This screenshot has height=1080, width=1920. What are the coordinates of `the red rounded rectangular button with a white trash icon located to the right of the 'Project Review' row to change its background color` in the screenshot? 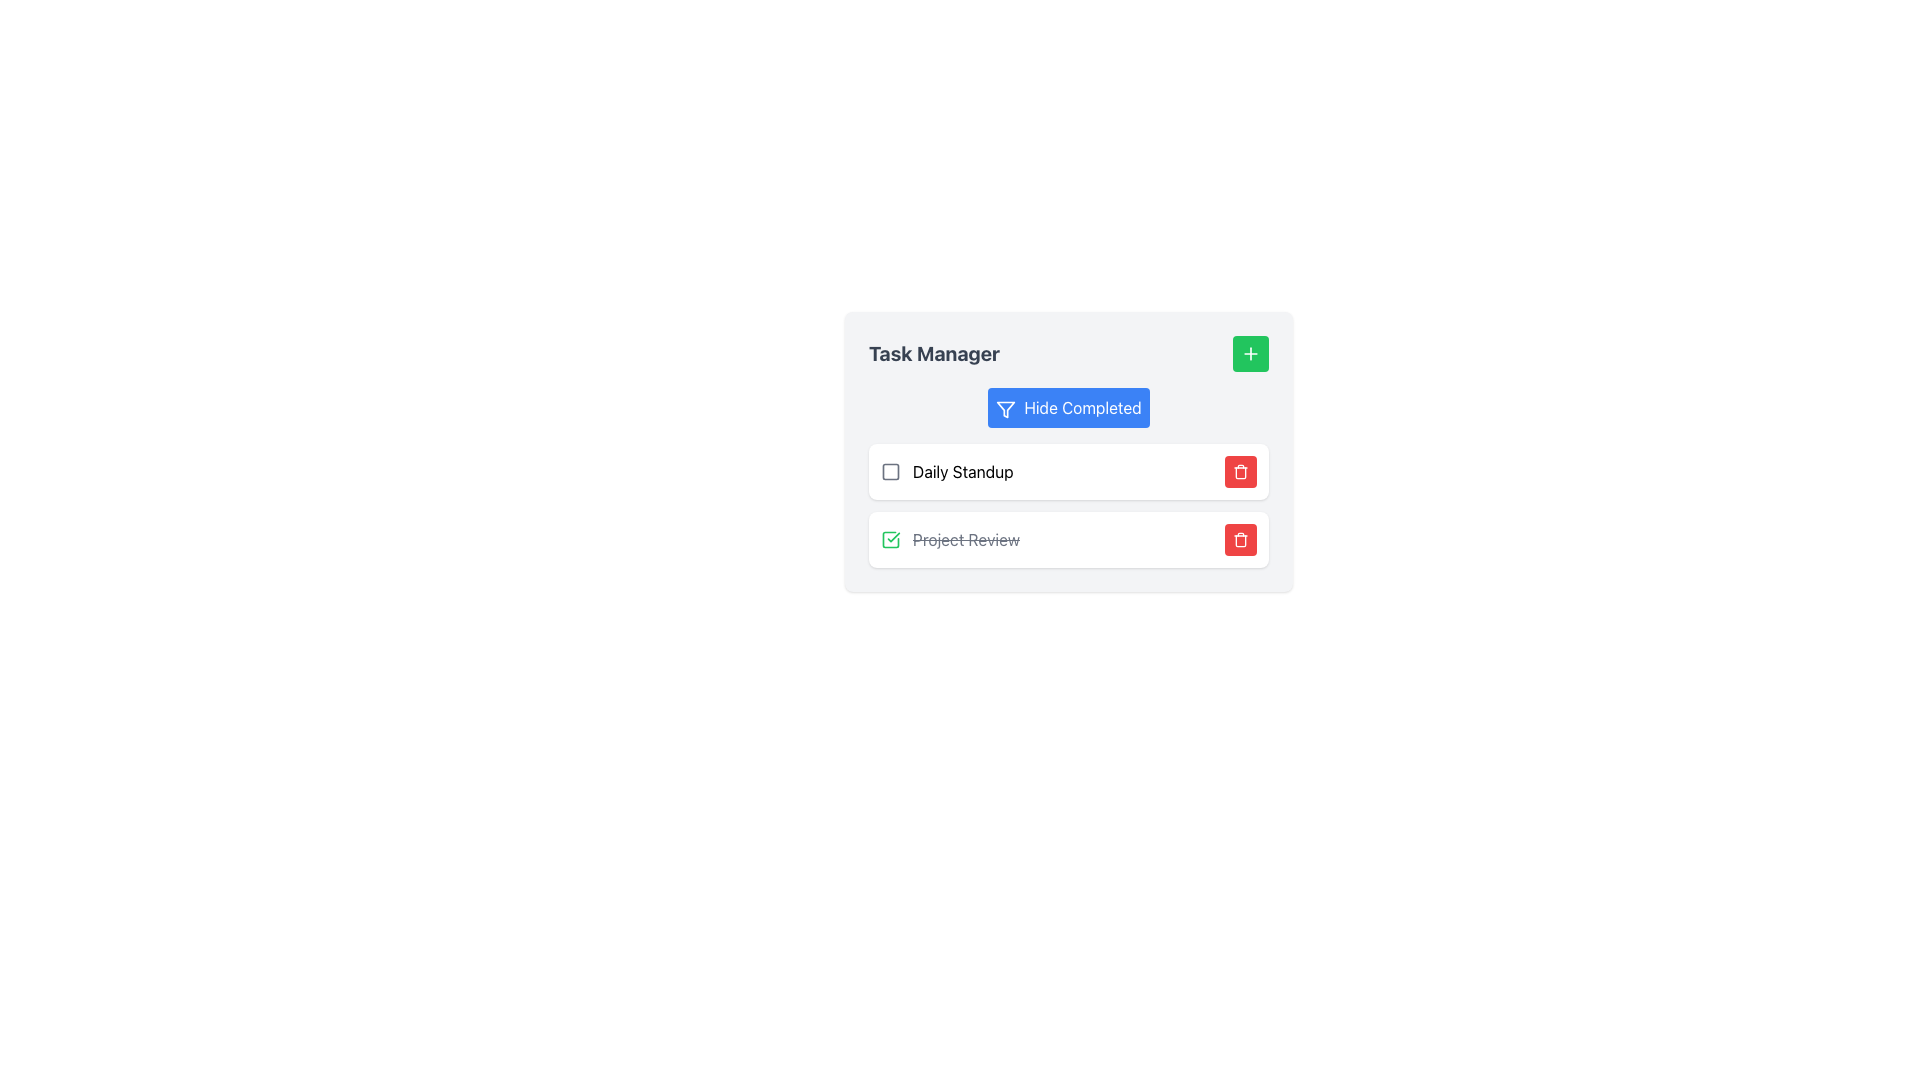 It's located at (1240, 540).